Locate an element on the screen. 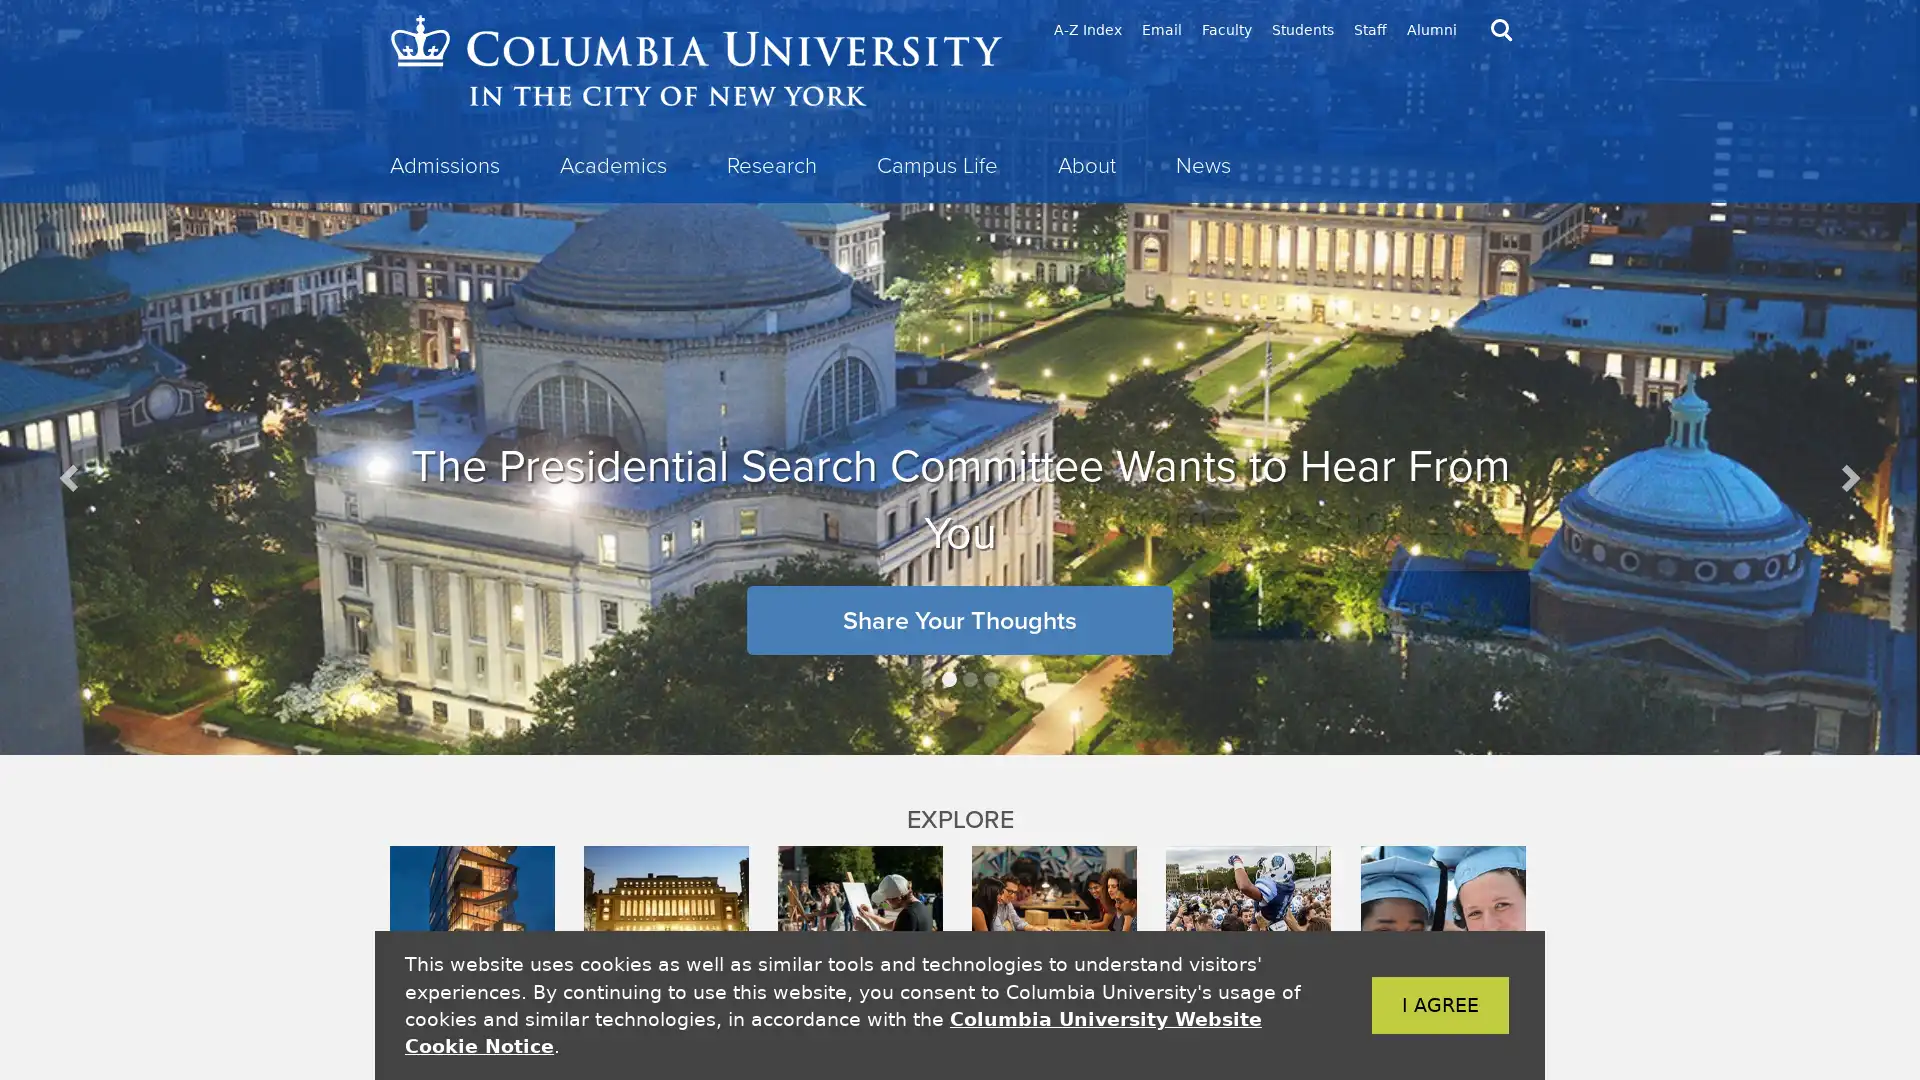  Close Cookie Notice I AGREE is located at coordinates (1409, 1005).